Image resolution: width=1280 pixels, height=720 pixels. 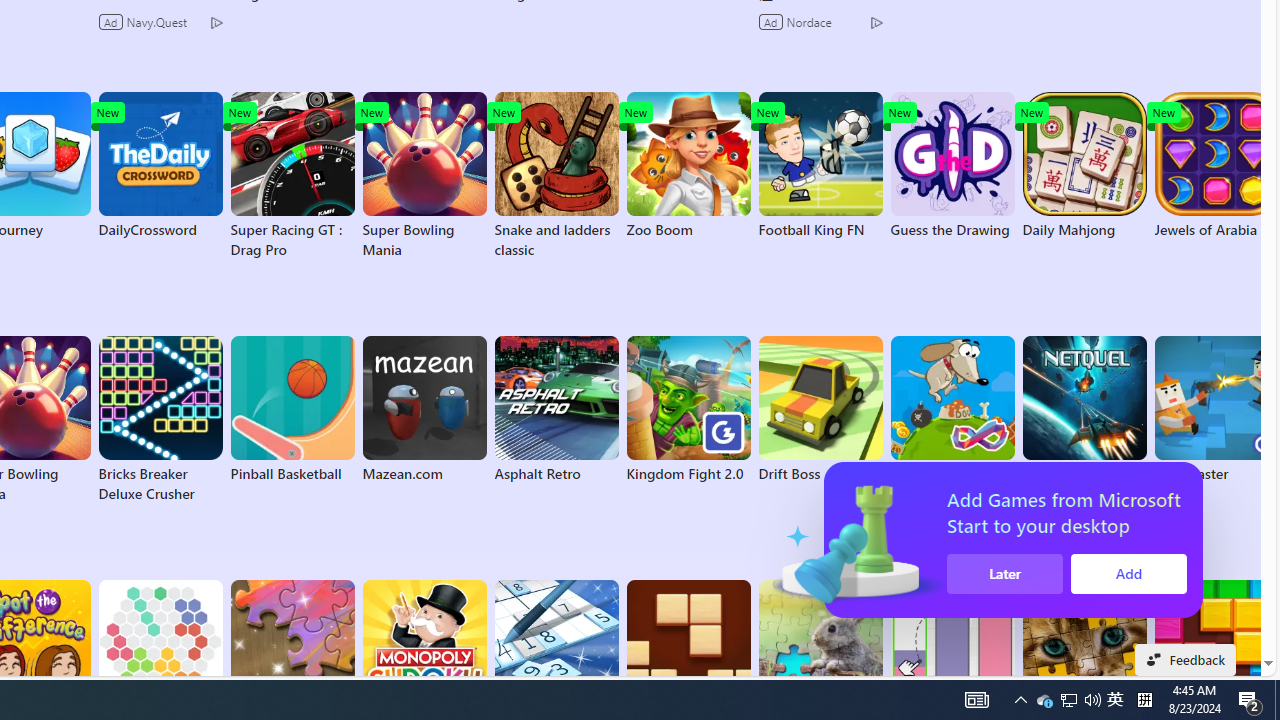 I want to click on 'Ad', so click(x=771, y=21).